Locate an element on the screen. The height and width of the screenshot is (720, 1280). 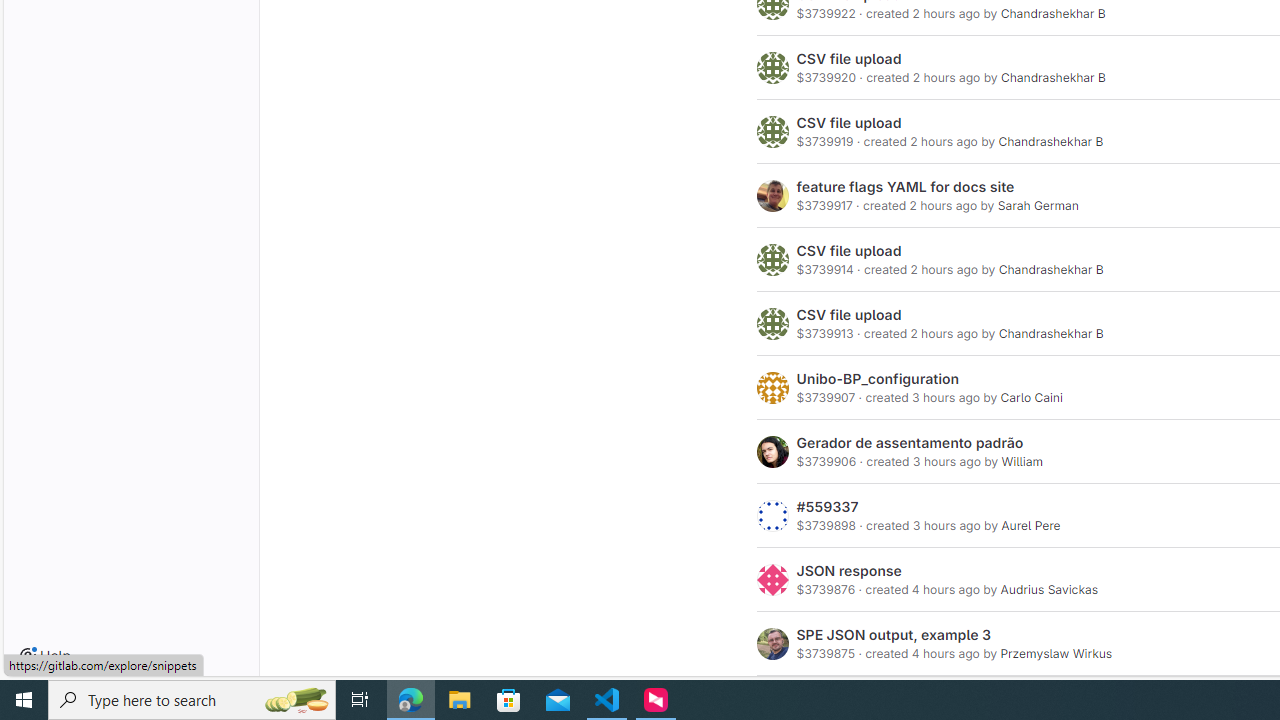
'Unibo-BP_configuration' is located at coordinates (878, 379).